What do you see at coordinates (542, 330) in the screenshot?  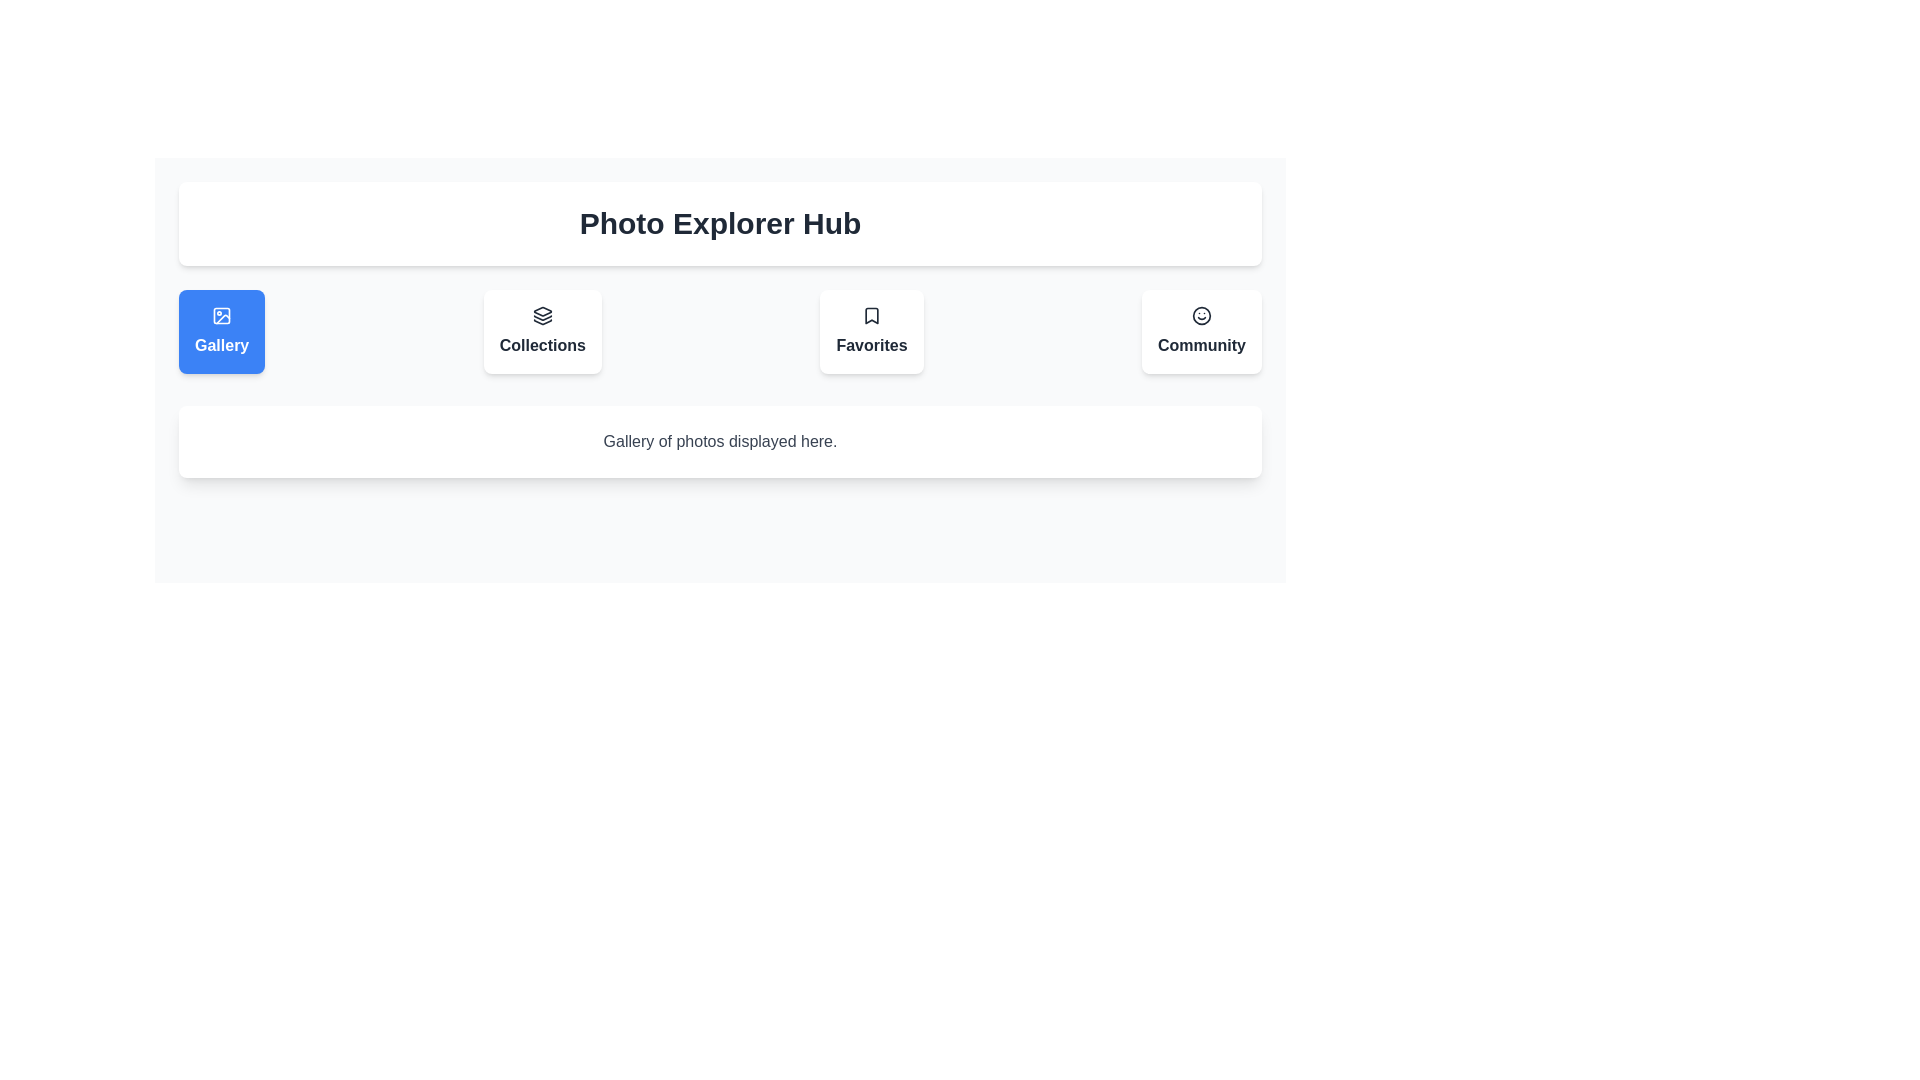 I see `the 'Collections' navigation button located between the 'Gallery' and 'Favorites' buttons in the 'Photo Explorer Hub' interface` at bounding box center [542, 330].